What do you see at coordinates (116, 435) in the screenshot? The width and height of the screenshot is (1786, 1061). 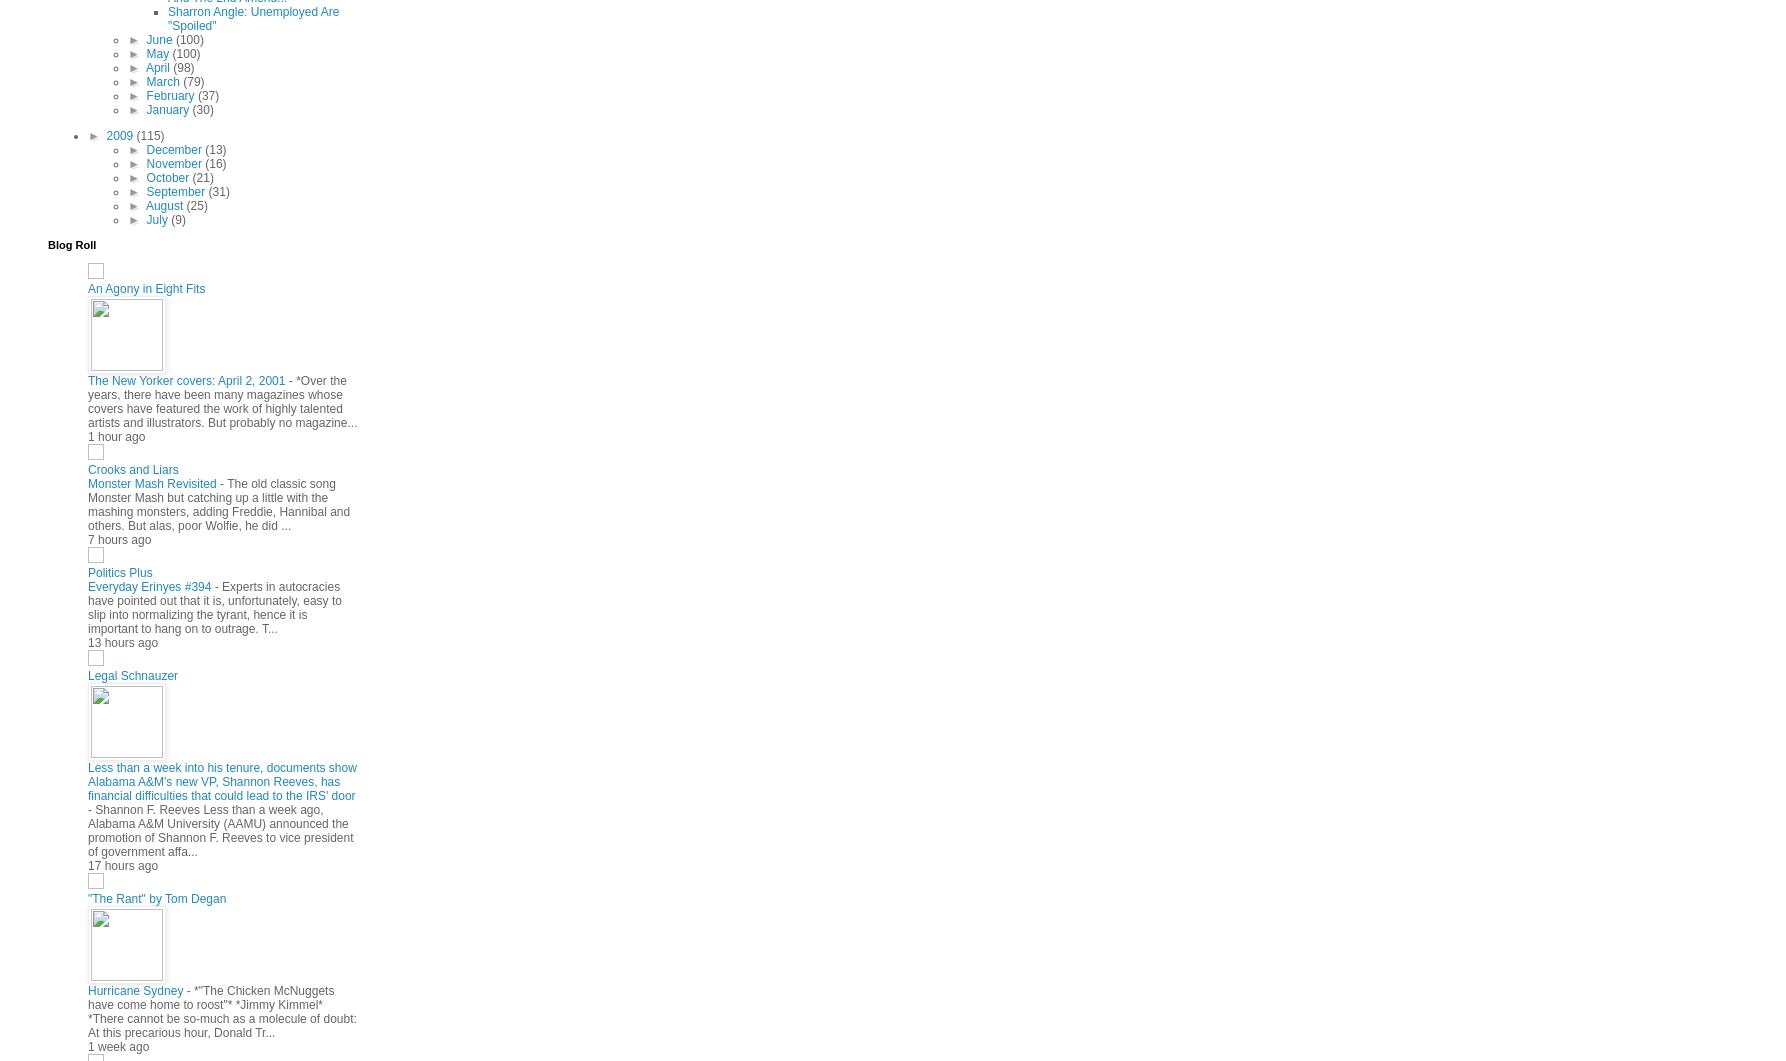 I see `'1 hour ago'` at bounding box center [116, 435].